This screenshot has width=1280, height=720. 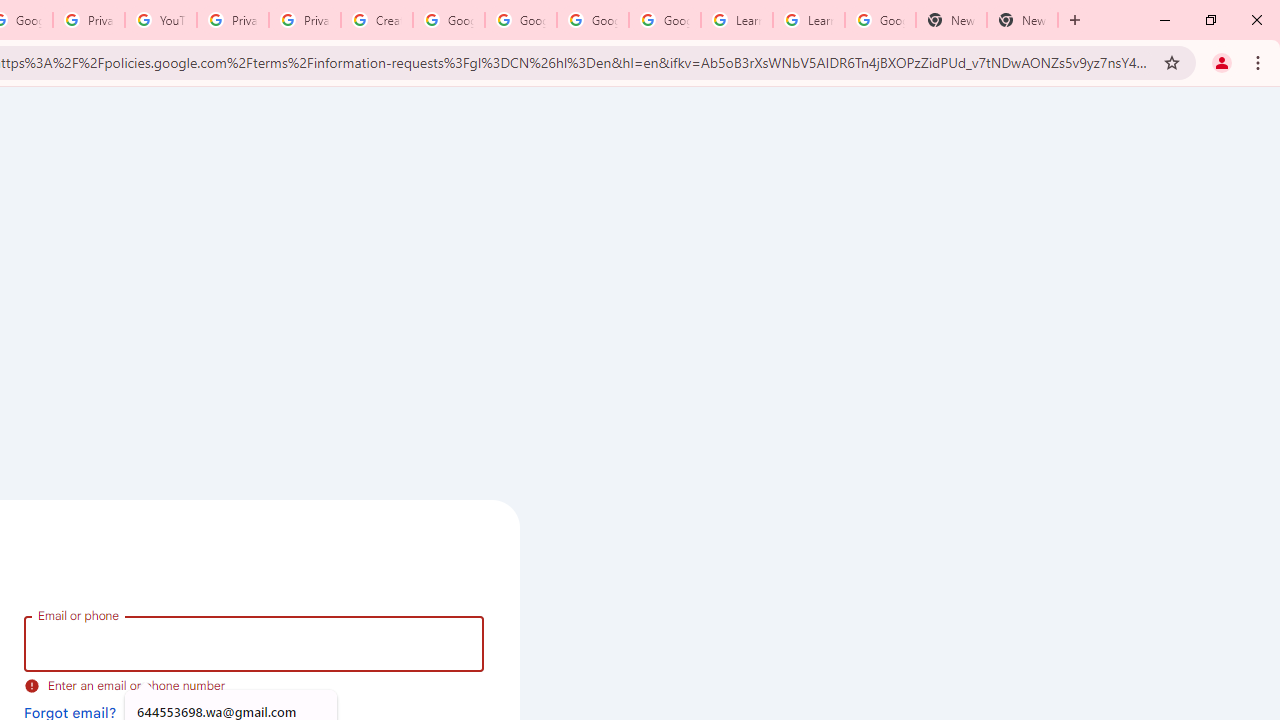 I want to click on 'YouTube', so click(x=161, y=20).